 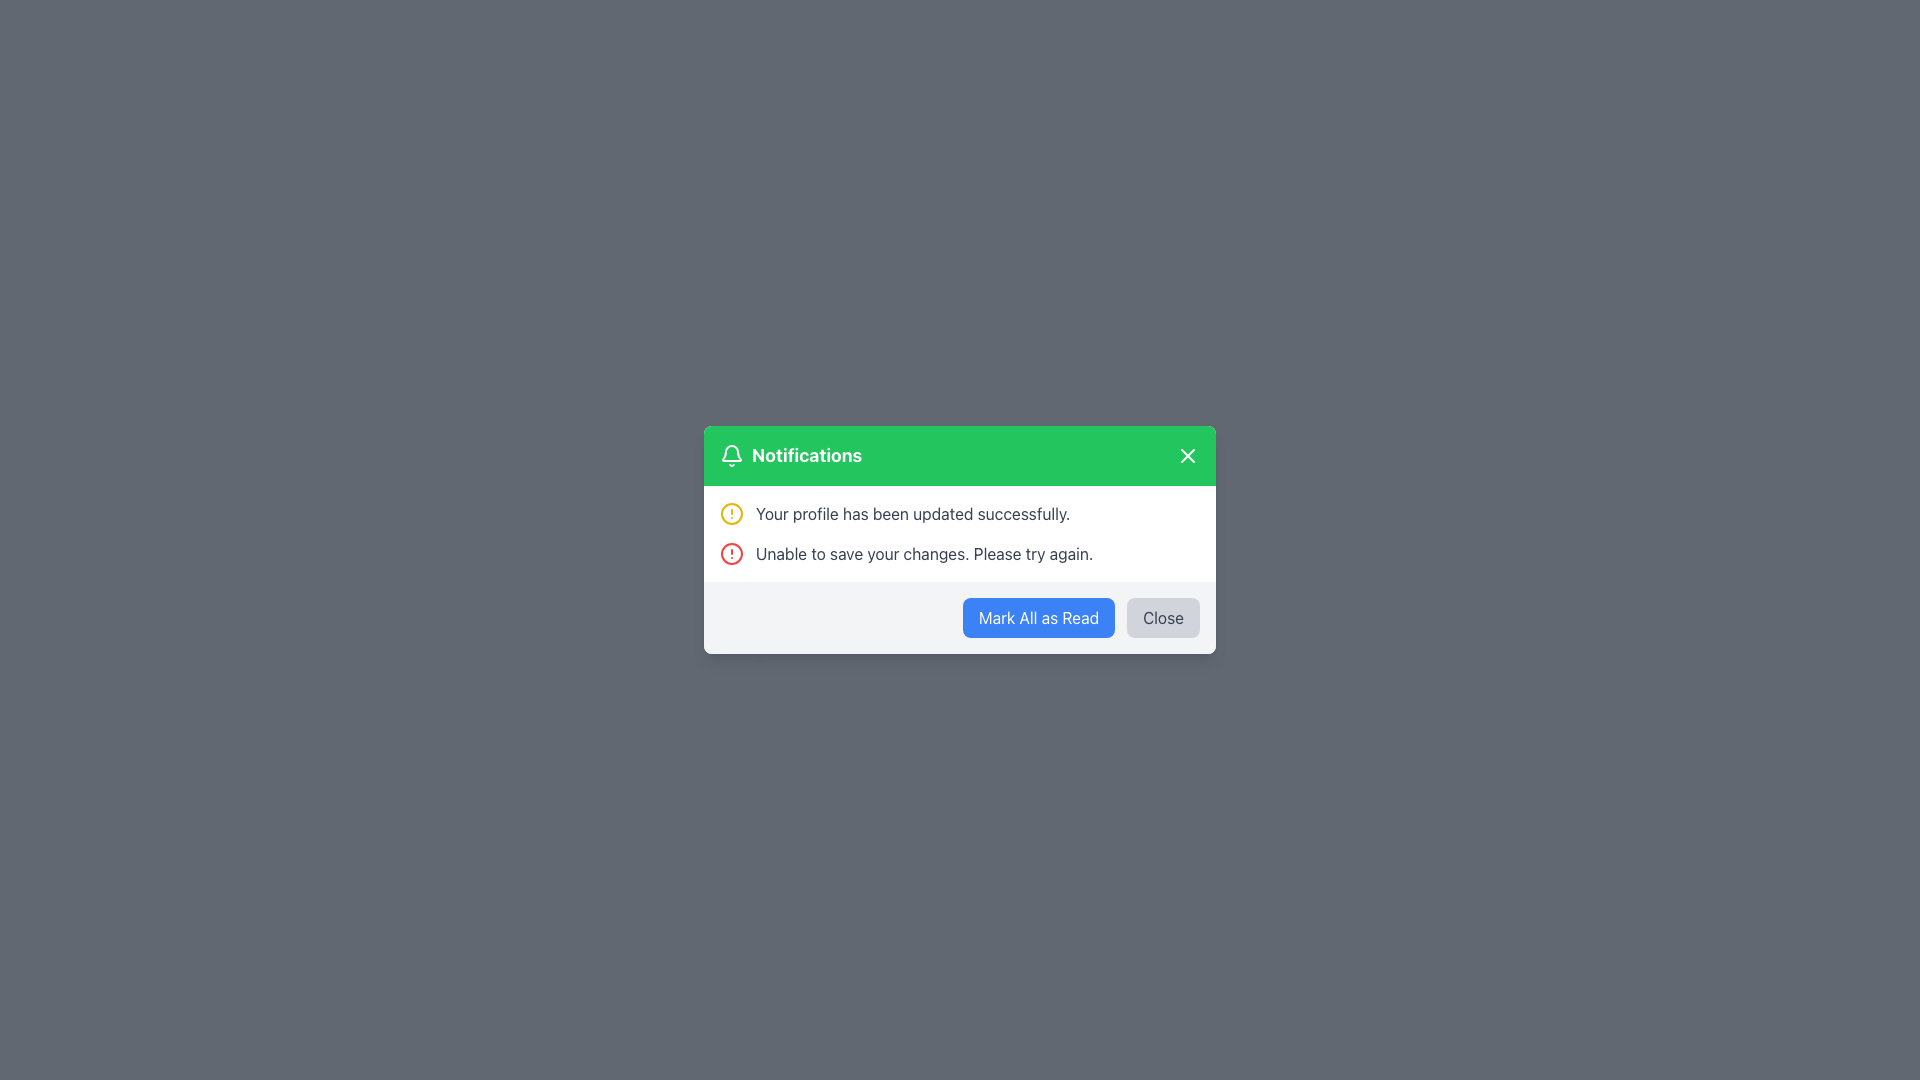 I want to click on the textual notification message that reads 'Your profile has been updated successfully.' styled in gray, located within a notification box in the central area of the interface, so click(x=912, y=512).